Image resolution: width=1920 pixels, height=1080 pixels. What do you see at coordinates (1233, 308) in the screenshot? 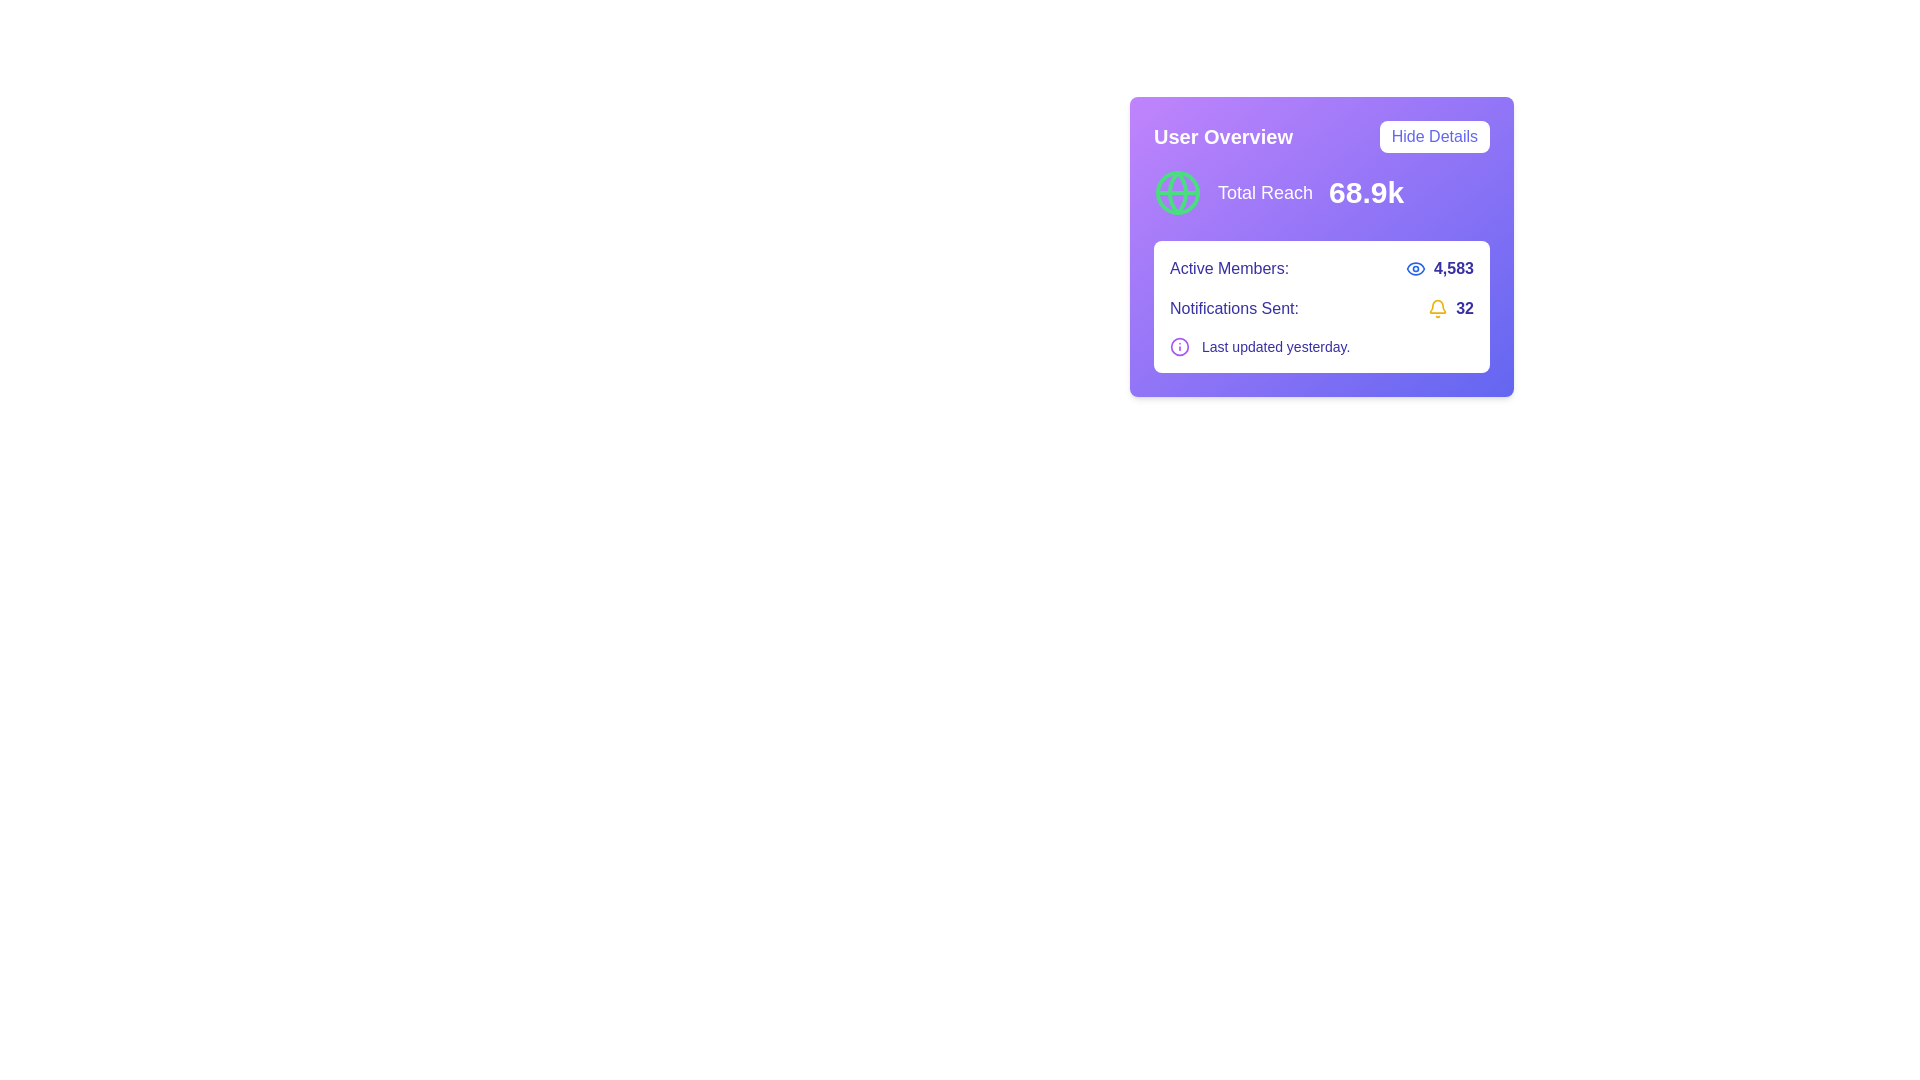
I see `the label that describes the notification count for active members in the 'User Overview' card, located to the left of the numeric value '32'` at bounding box center [1233, 308].